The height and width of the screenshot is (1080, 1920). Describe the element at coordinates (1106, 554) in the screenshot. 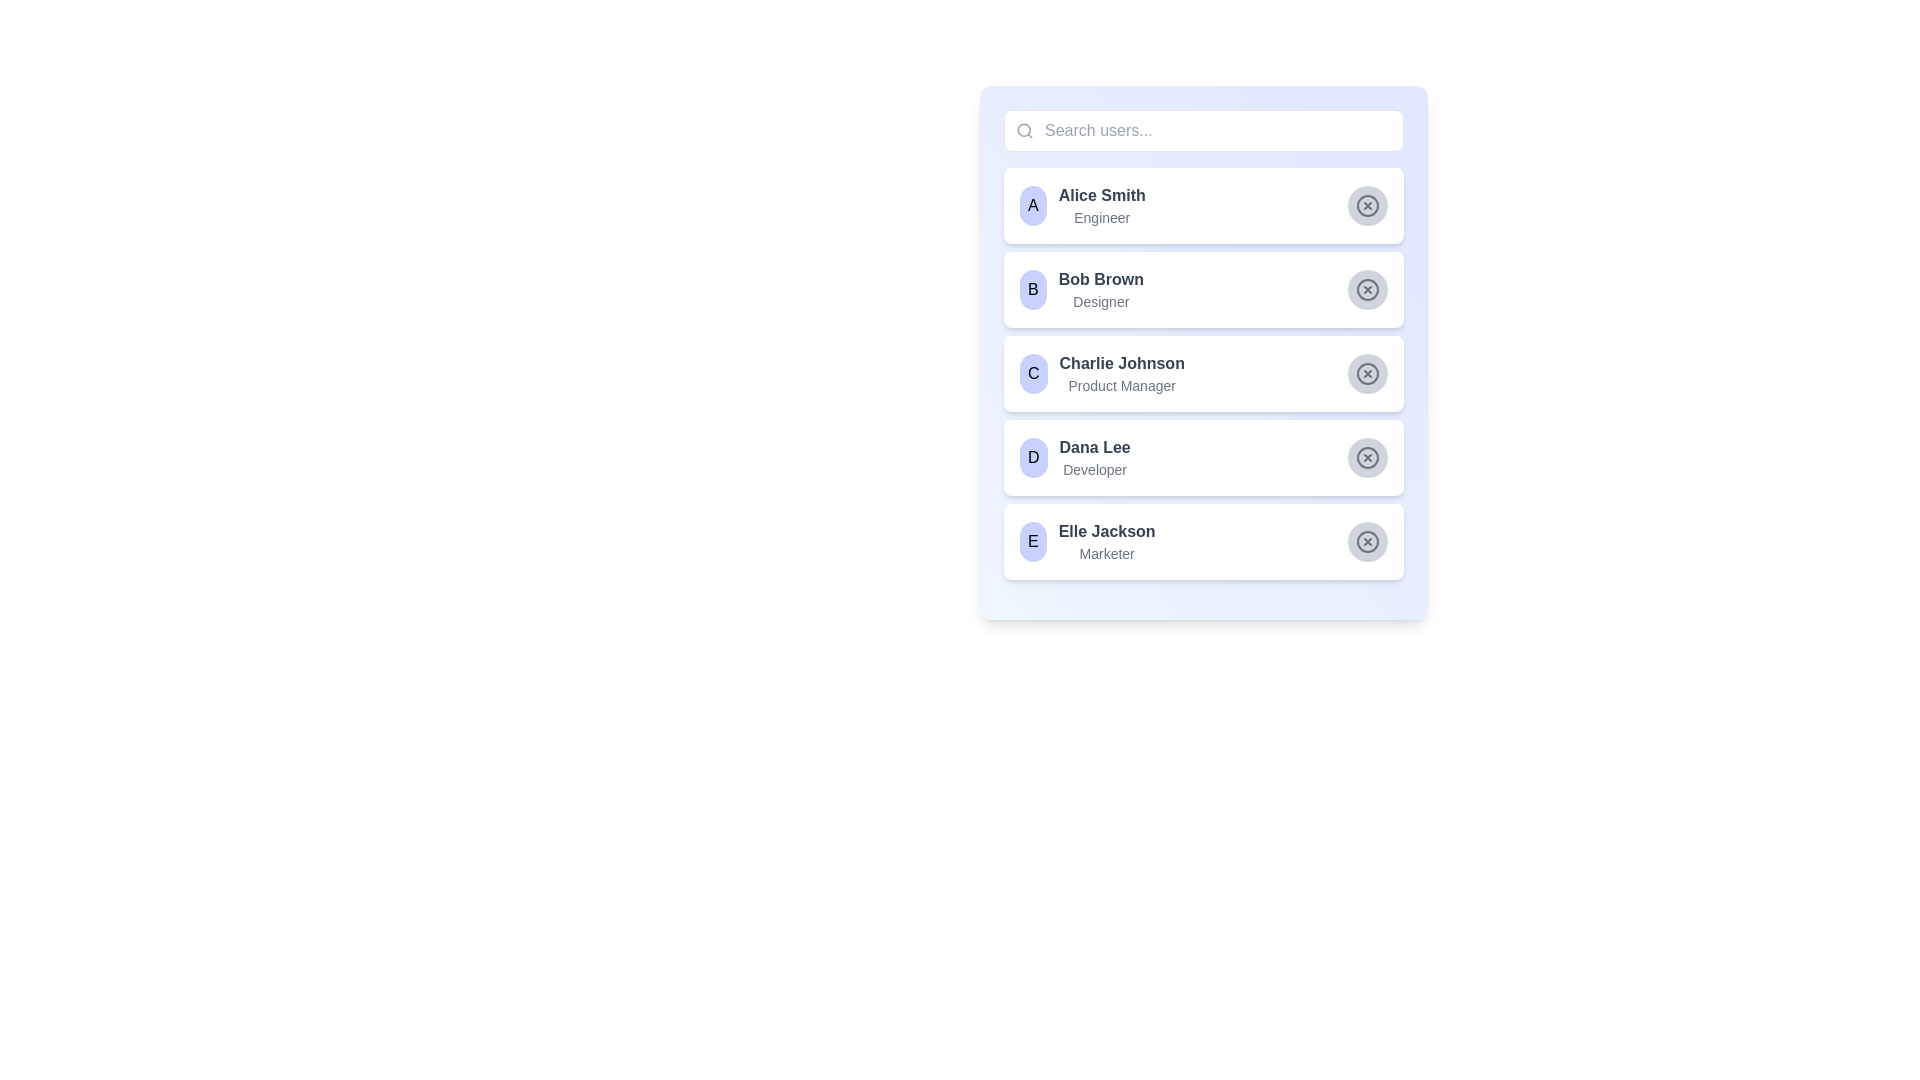

I see `the text label indicating the occupation 'Marketer' of the user 'Elle Jackson' in the user directory` at that location.